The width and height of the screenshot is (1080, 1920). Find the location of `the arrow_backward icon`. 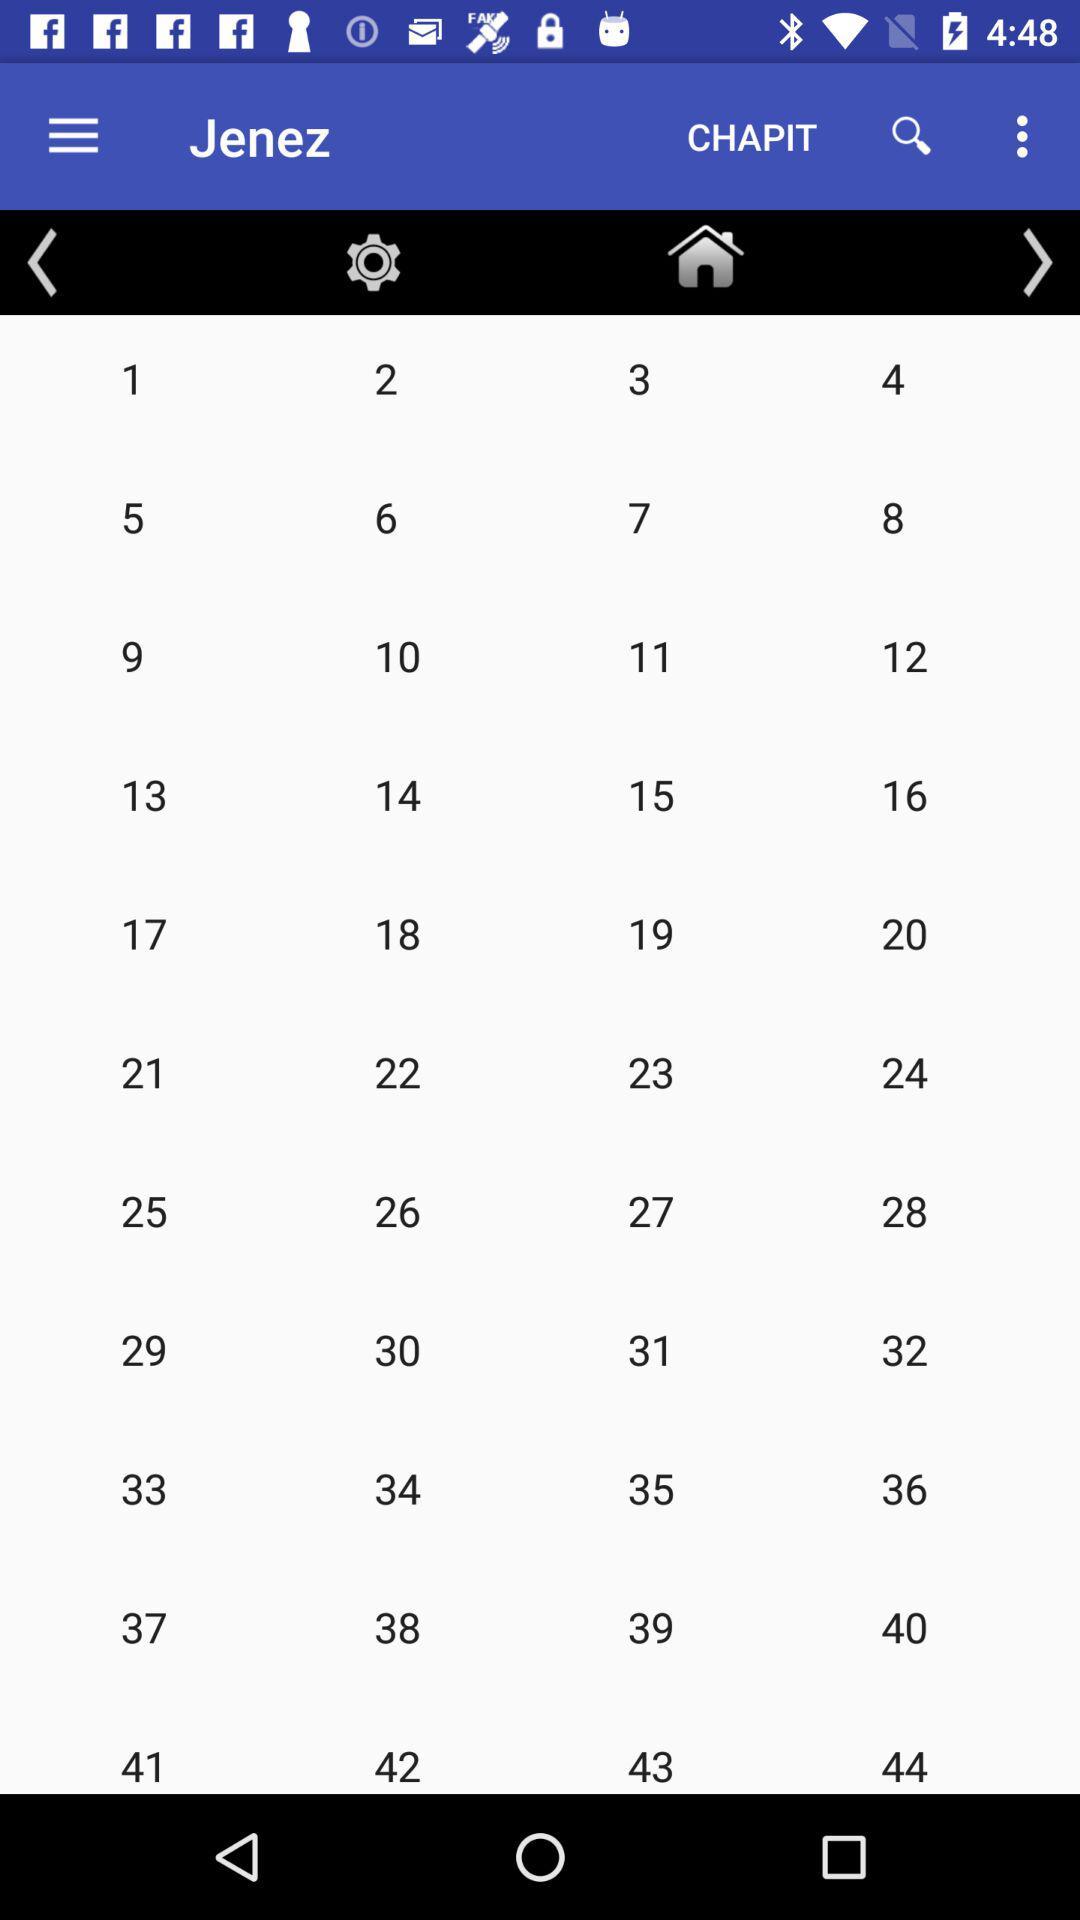

the arrow_backward icon is located at coordinates (42, 261).